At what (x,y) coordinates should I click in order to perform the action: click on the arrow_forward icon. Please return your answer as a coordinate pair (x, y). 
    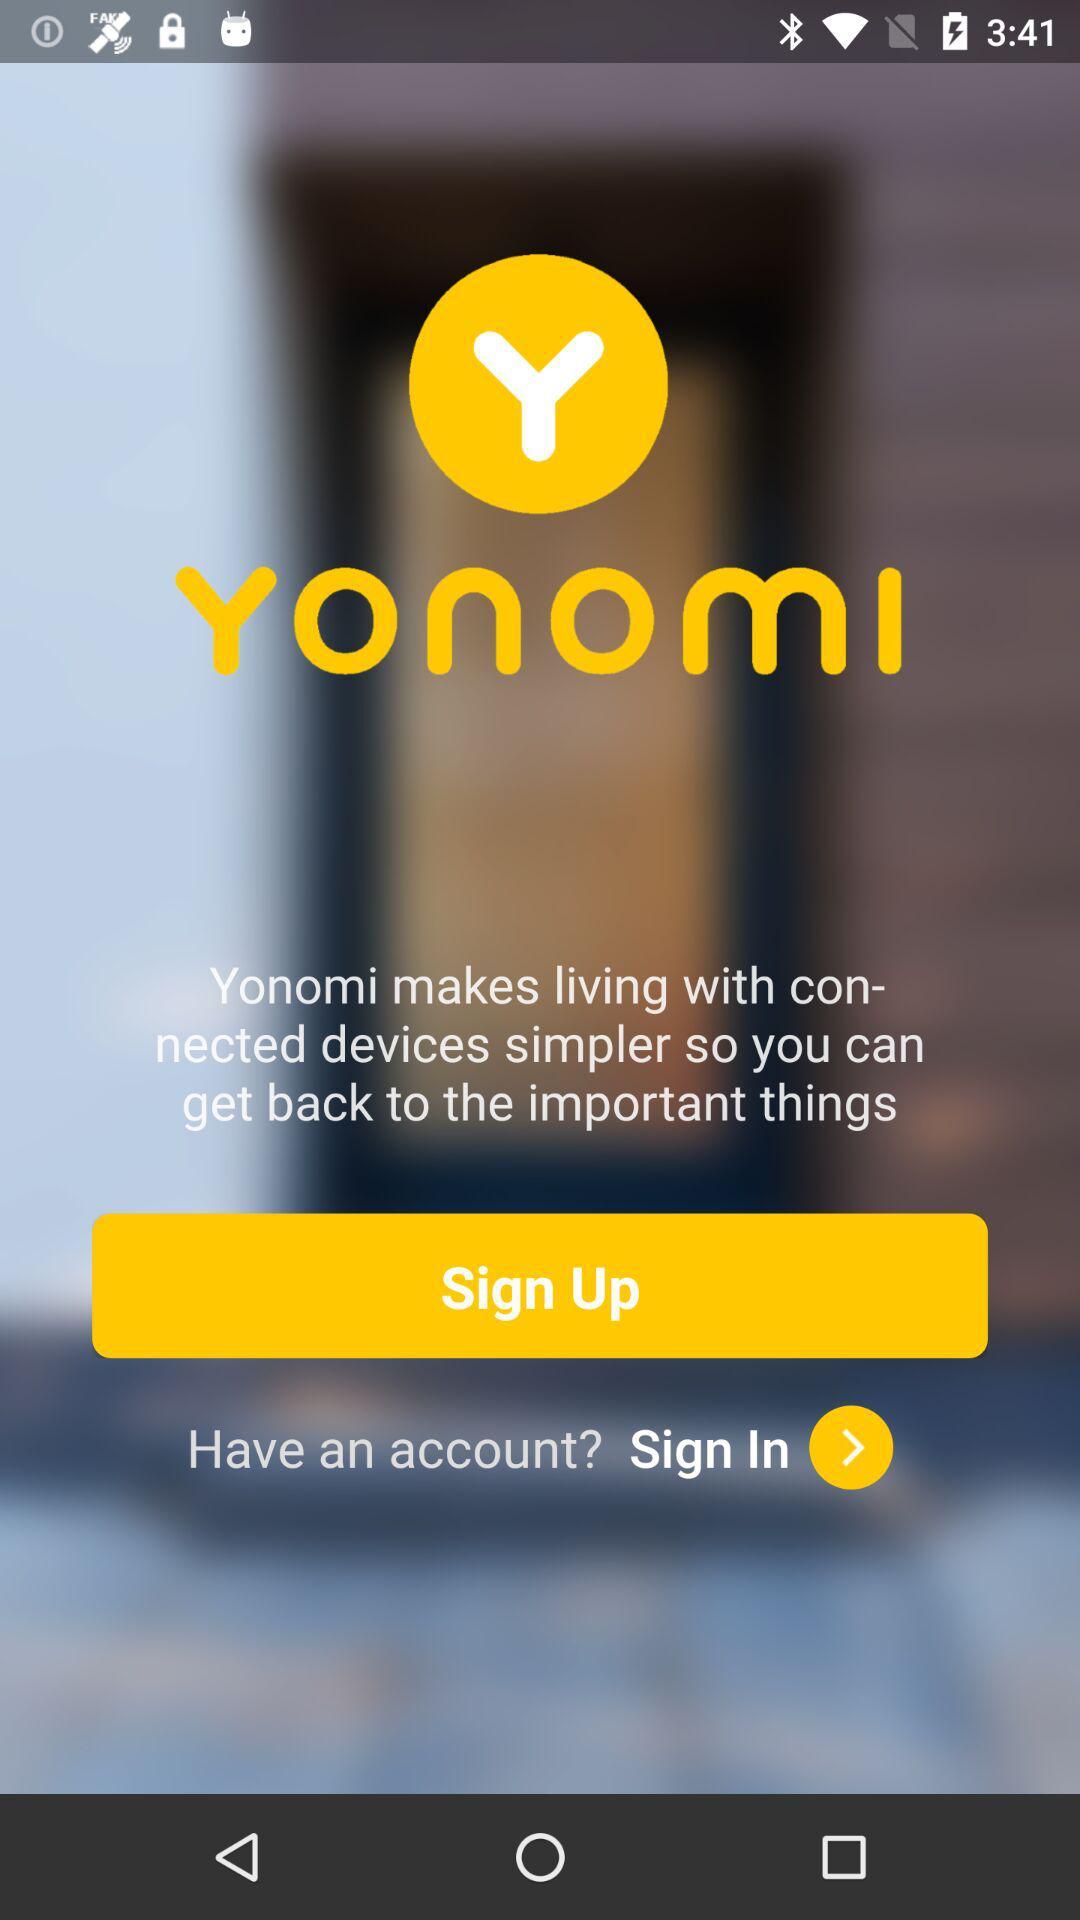
    Looking at the image, I should click on (851, 1447).